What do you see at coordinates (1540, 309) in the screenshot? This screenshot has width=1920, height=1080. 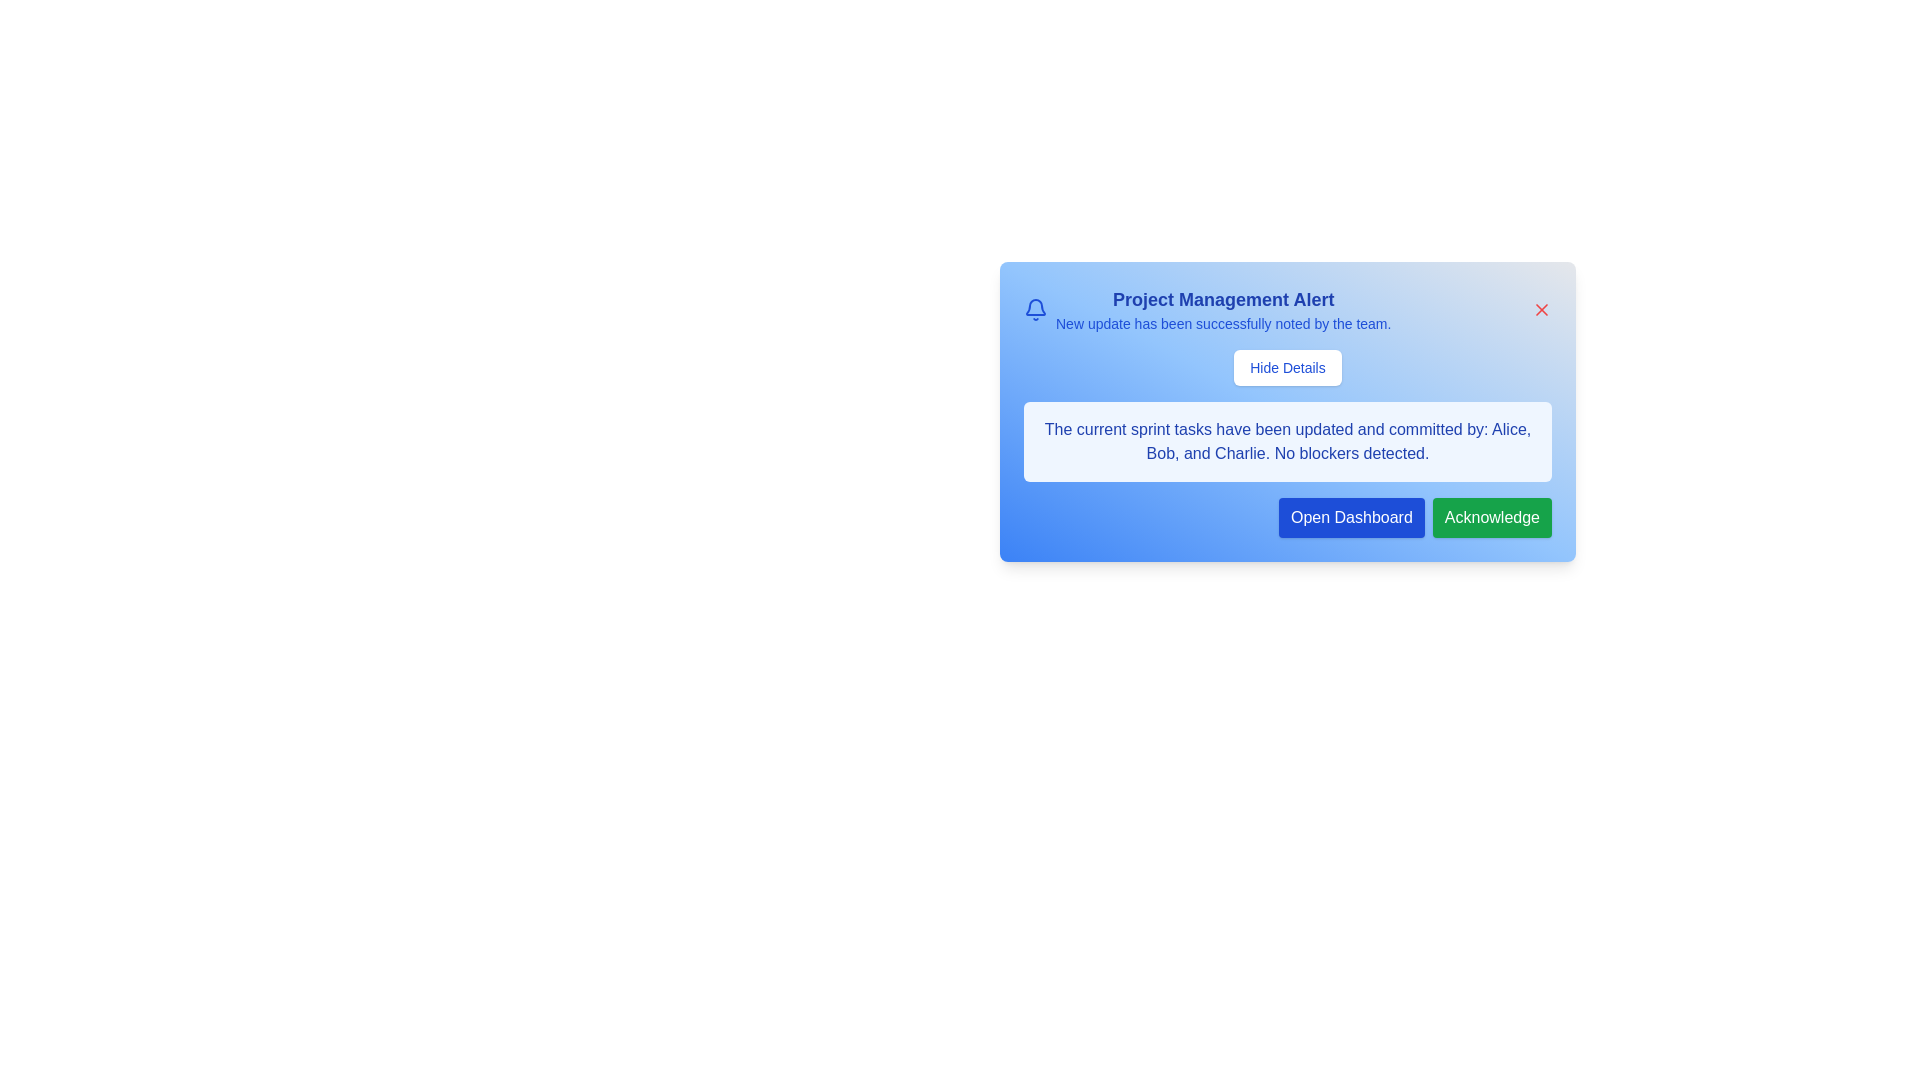 I see `the close button to dismiss the alert` at bounding box center [1540, 309].